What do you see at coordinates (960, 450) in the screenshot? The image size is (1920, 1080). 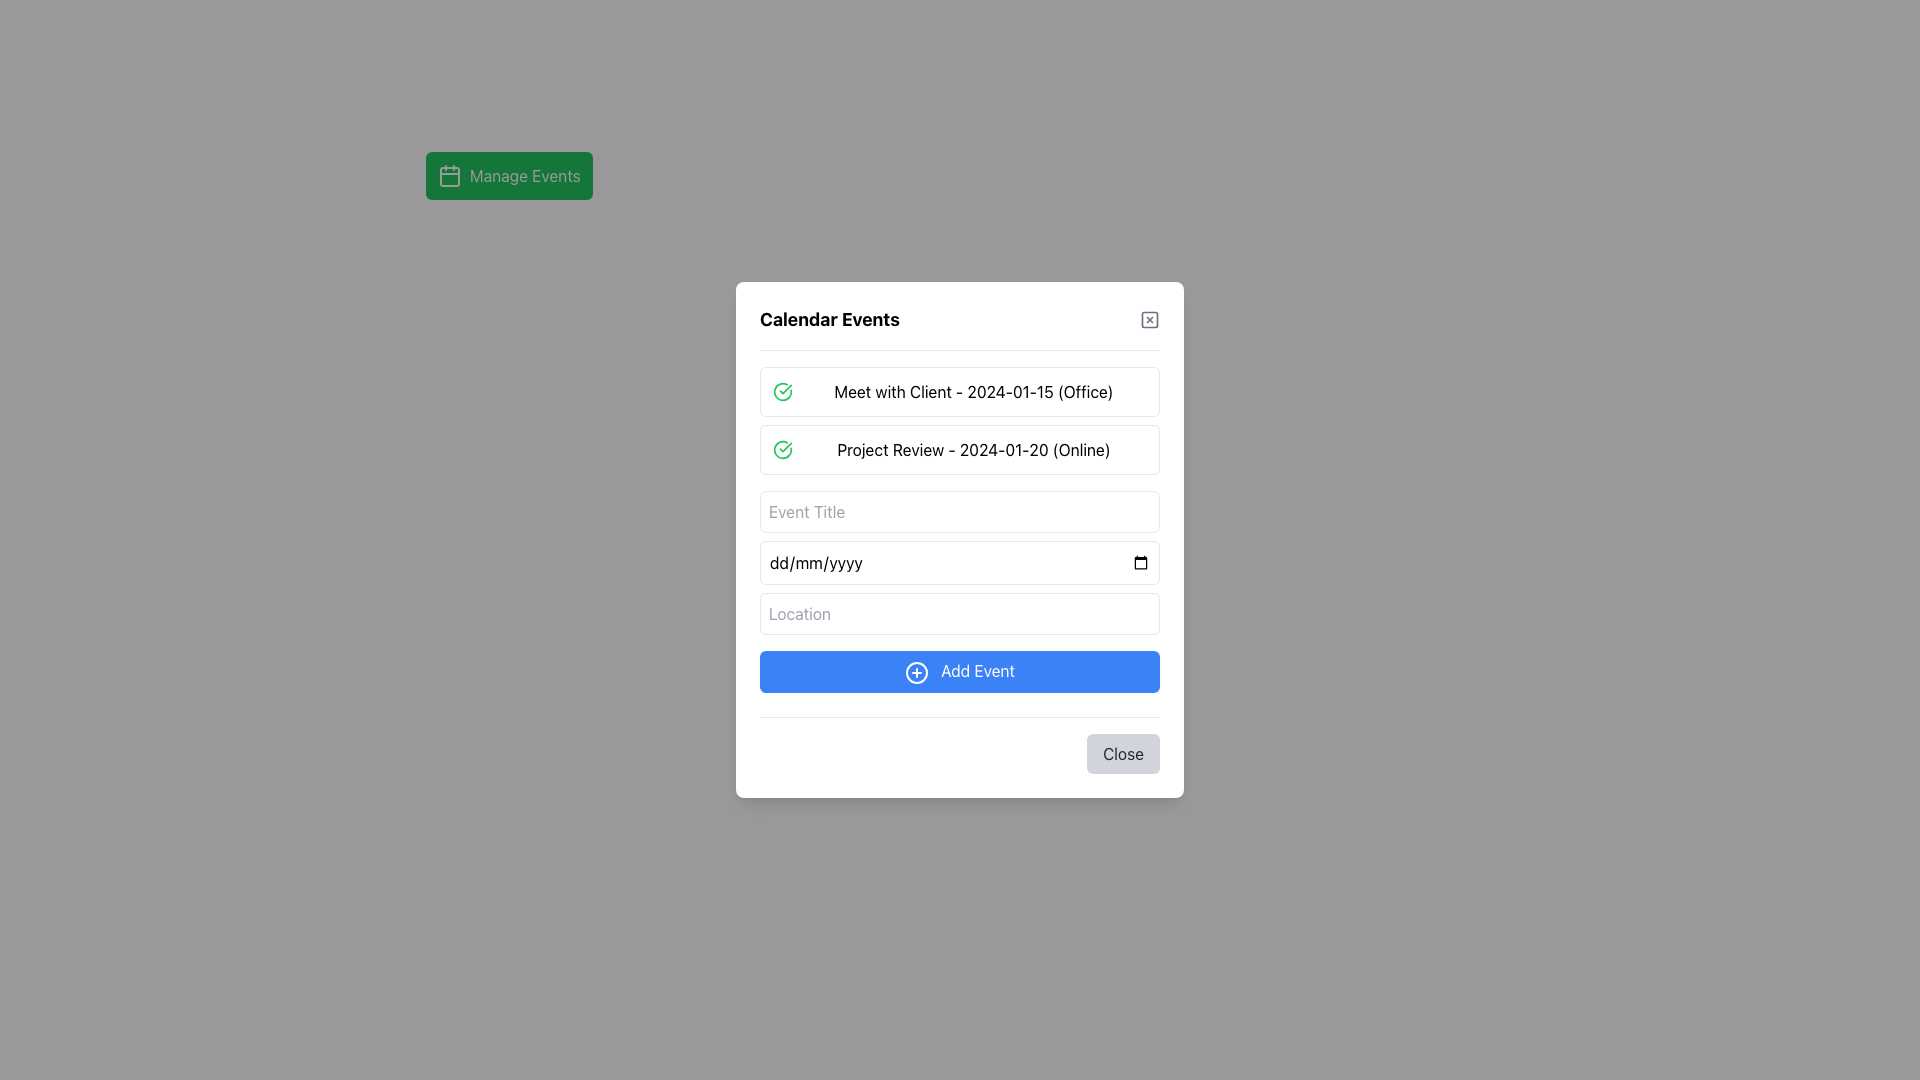 I see `the second list item in the 'Calendar Events' modal labeled 'Project Review - 2024-01-20 (Online)'` at bounding box center [960, 450].